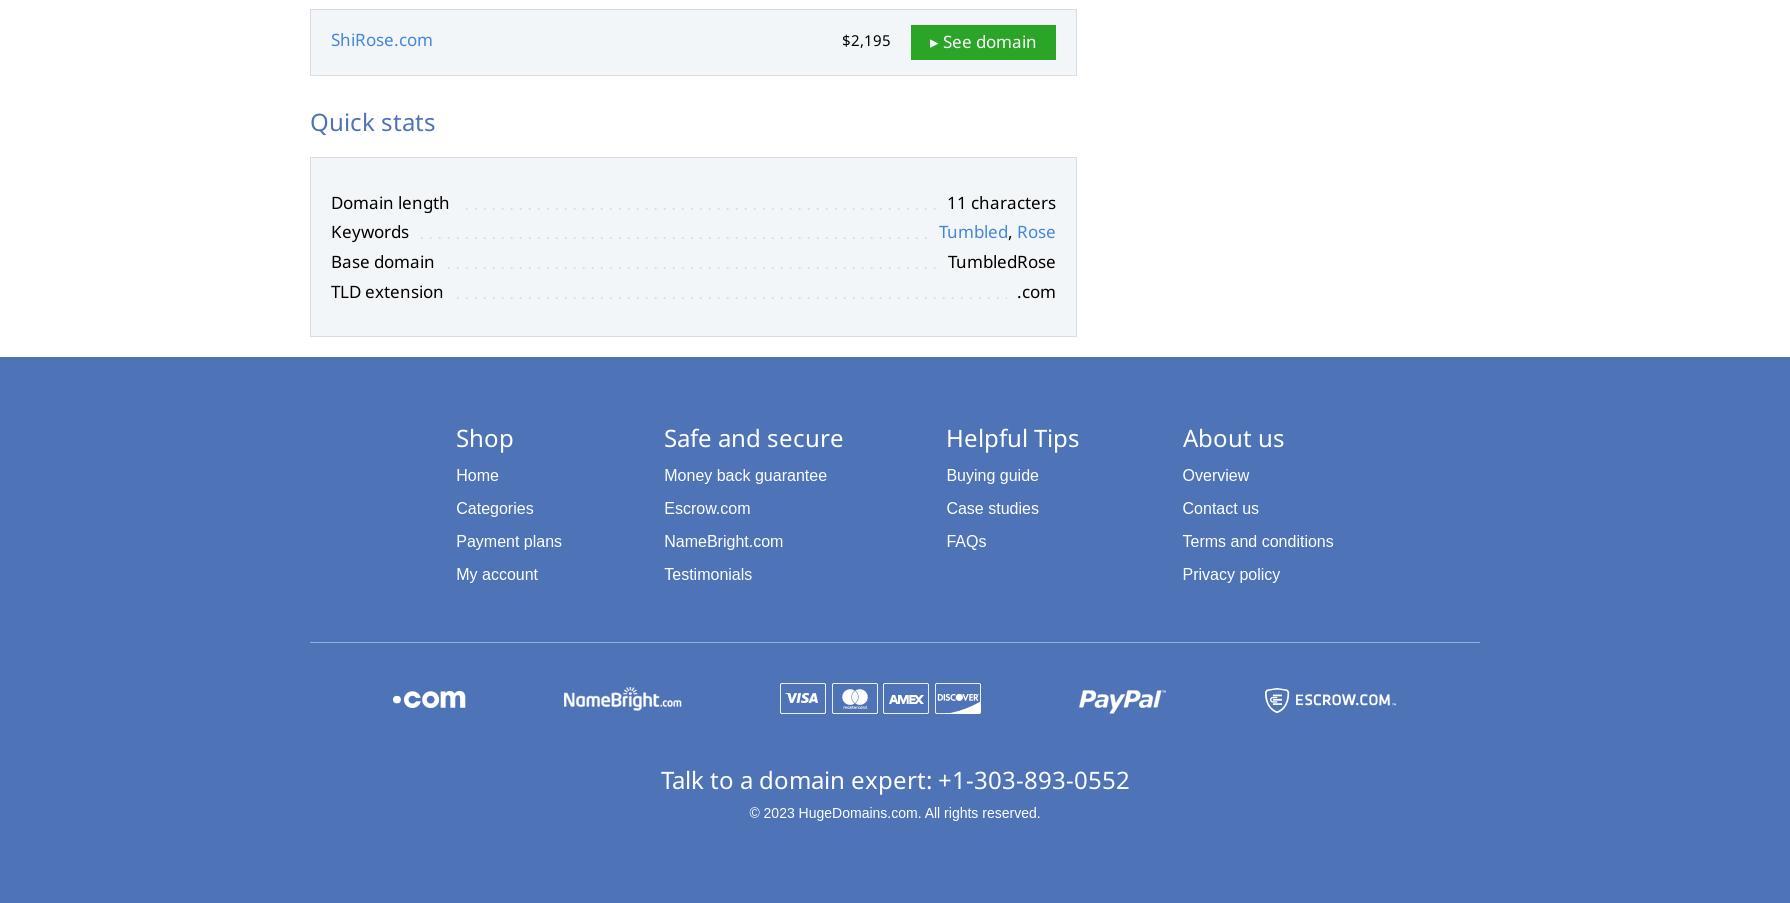 The width and height of the screenshot is (1790, 903). Describe the element at coordinates (865, 39) in the screenshot. I see `'$2,195'` at that location.